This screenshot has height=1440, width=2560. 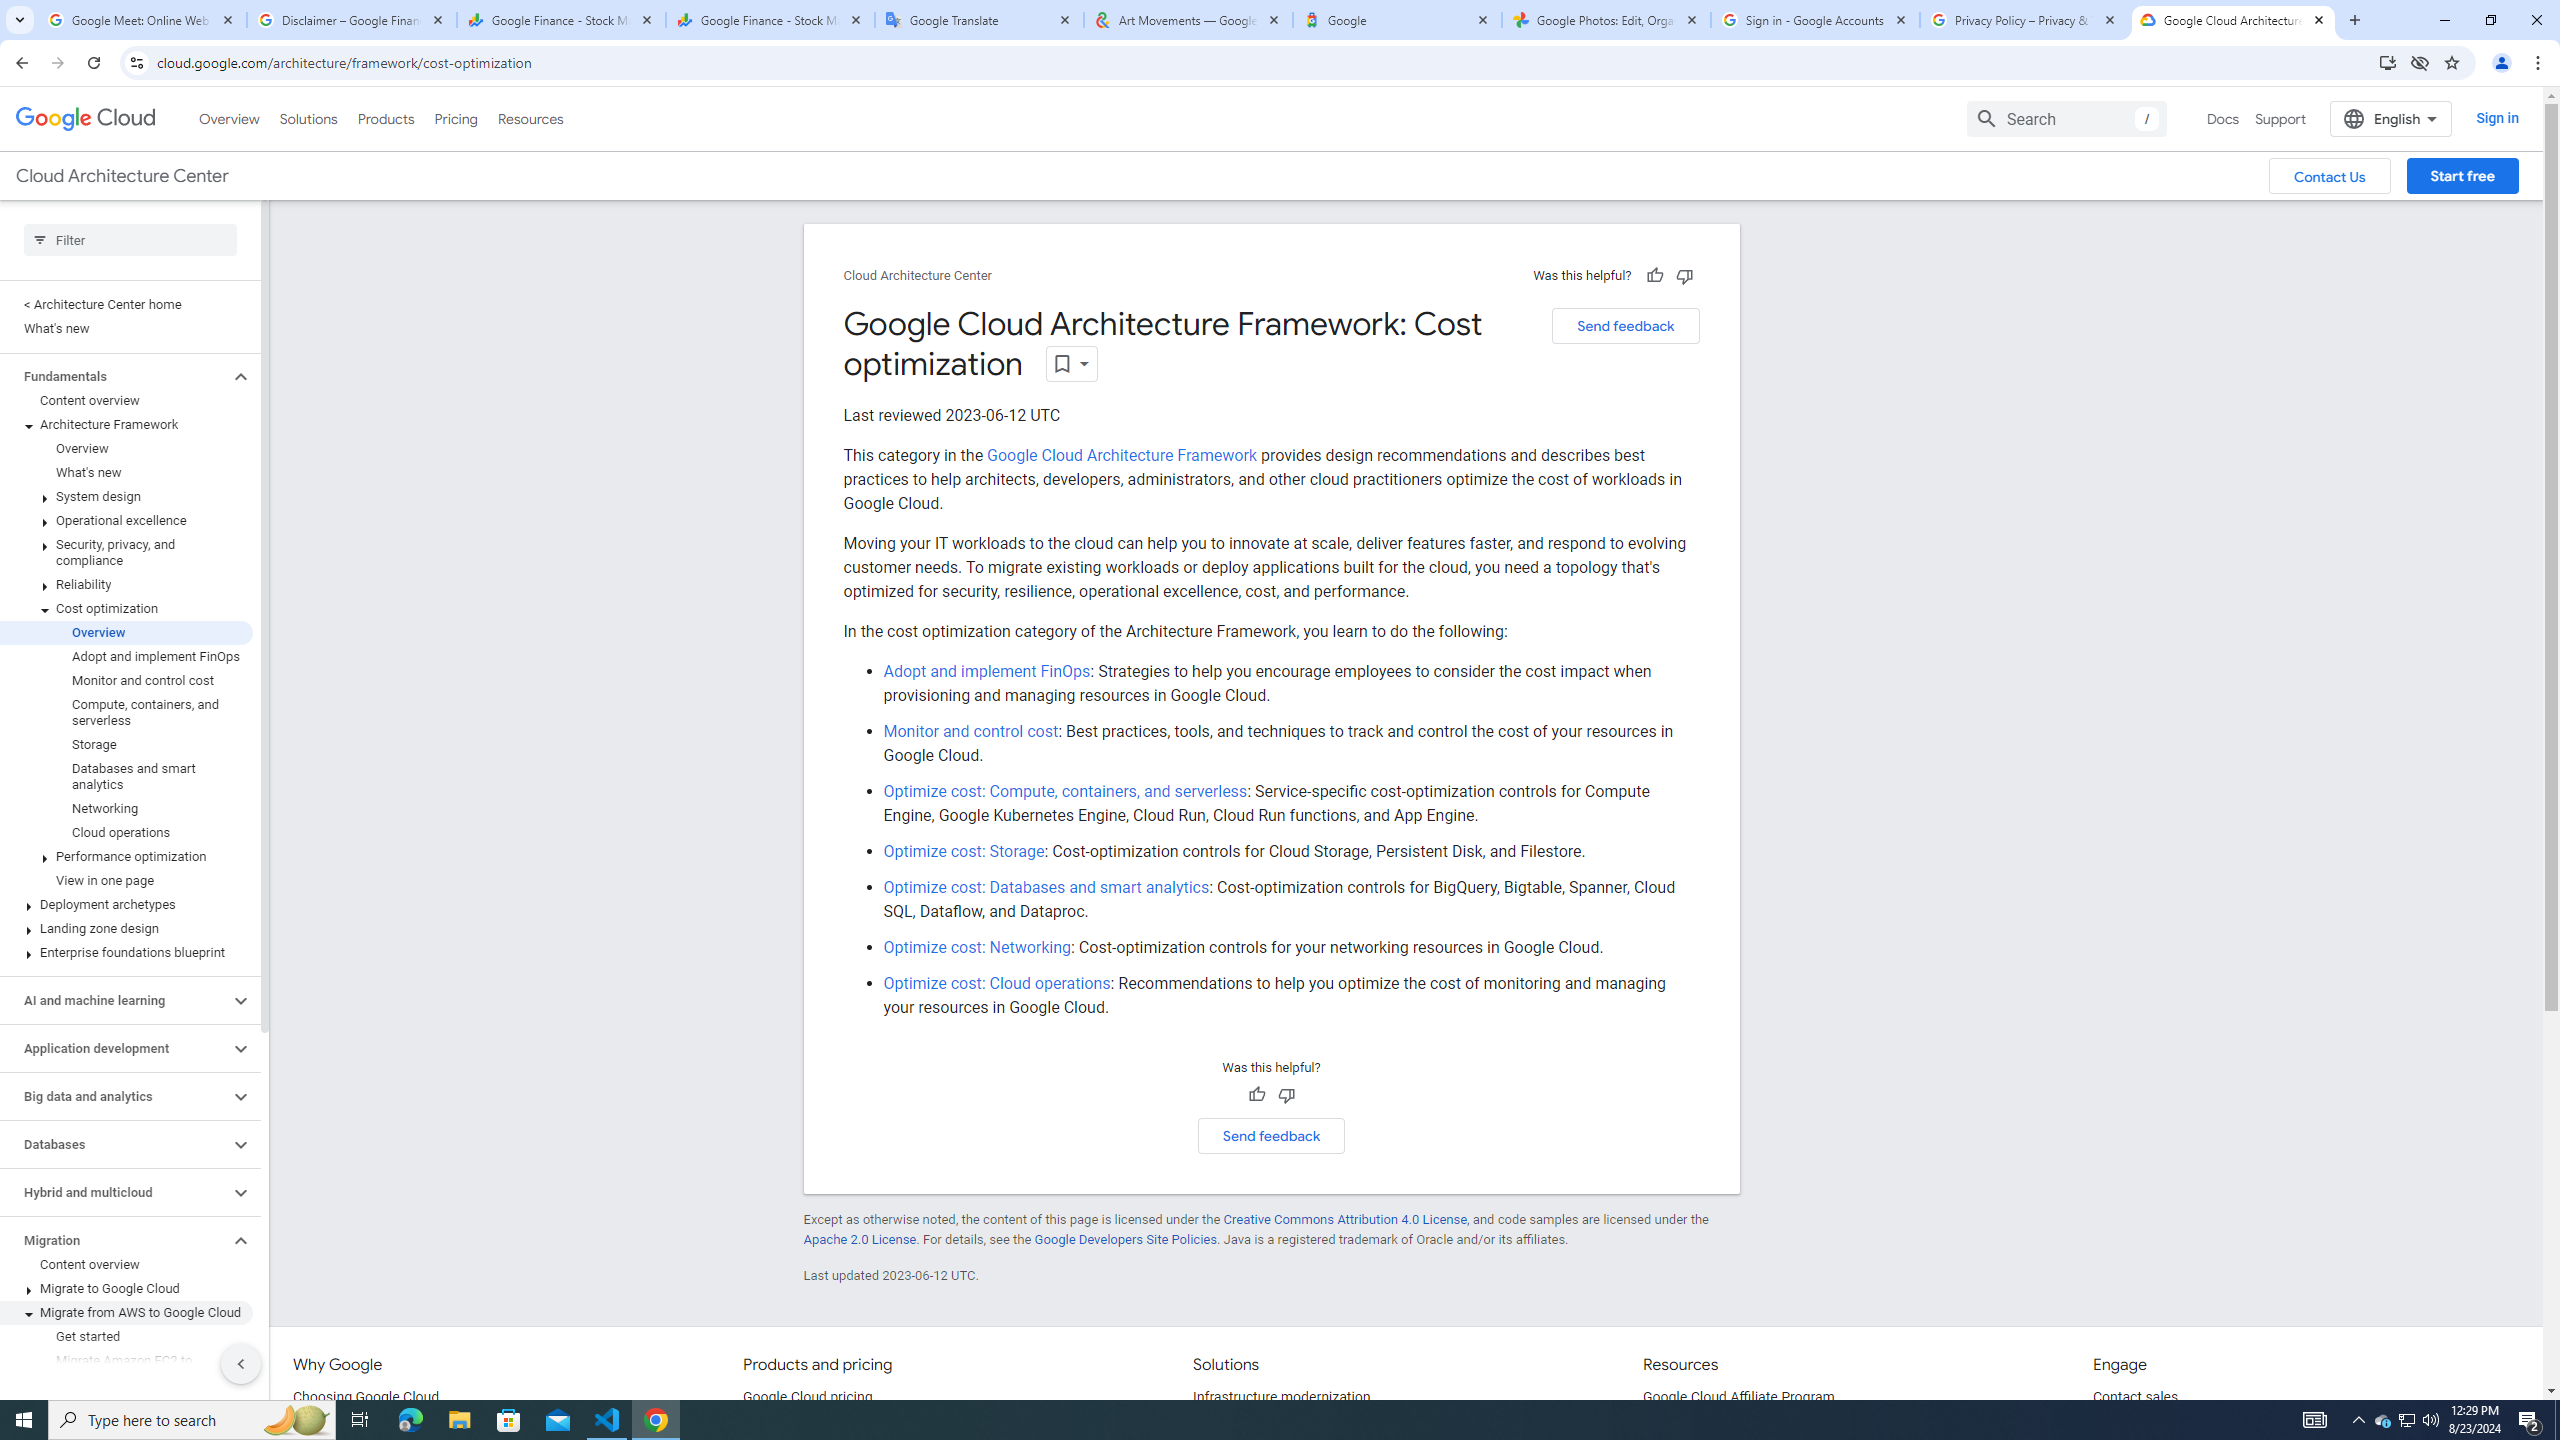 What do you see at coordinates (126, 1287) in the screenshot?
I see `'Migrate to Google Cloud'` at bounding box center [126, 1287].